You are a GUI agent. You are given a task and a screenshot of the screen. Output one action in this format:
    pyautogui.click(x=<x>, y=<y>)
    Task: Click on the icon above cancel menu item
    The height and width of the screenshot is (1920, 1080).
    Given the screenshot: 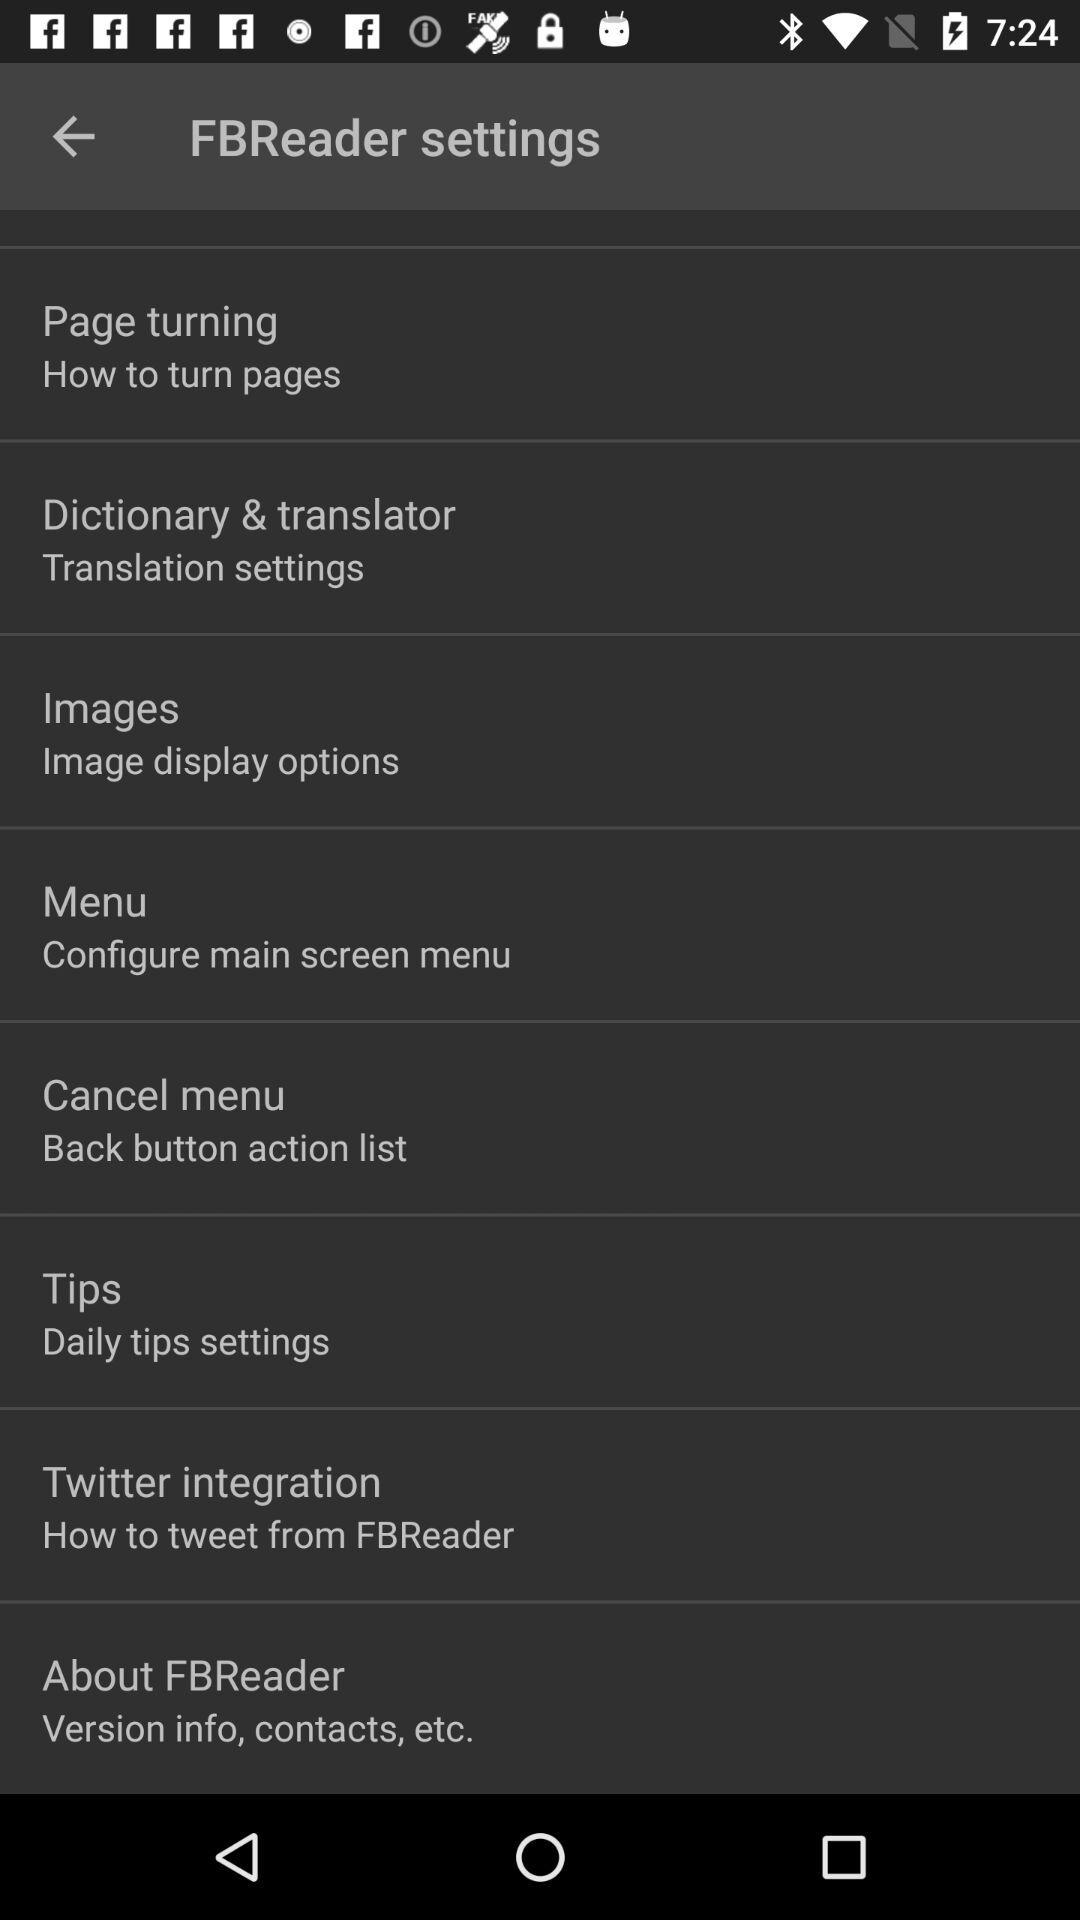 What is the action you would take?
    pyautogui.click(x=276, y=952)
    